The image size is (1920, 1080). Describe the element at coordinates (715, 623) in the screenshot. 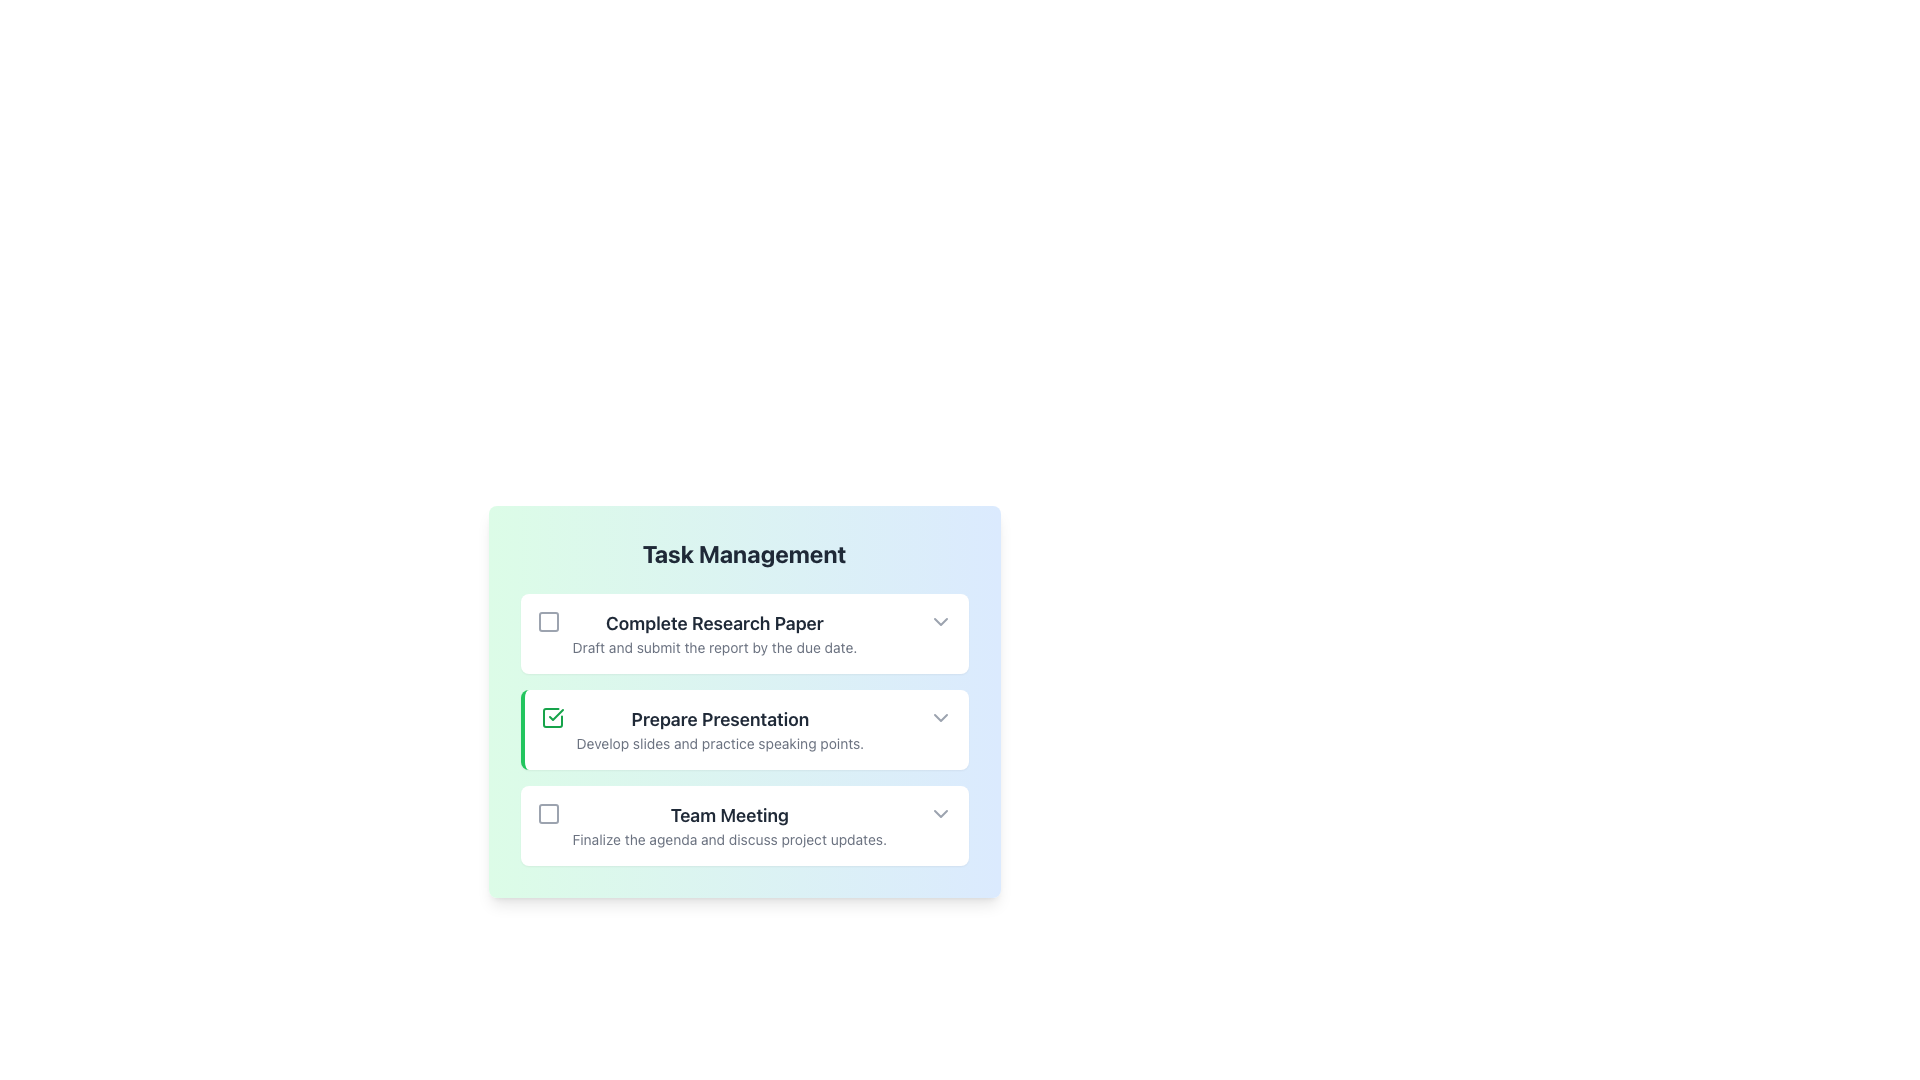

I see `the text label reading 'Complete Research Paper' which is styled in bold and dark gray, located in the first task card of the 'Task Management' interface` at that location.